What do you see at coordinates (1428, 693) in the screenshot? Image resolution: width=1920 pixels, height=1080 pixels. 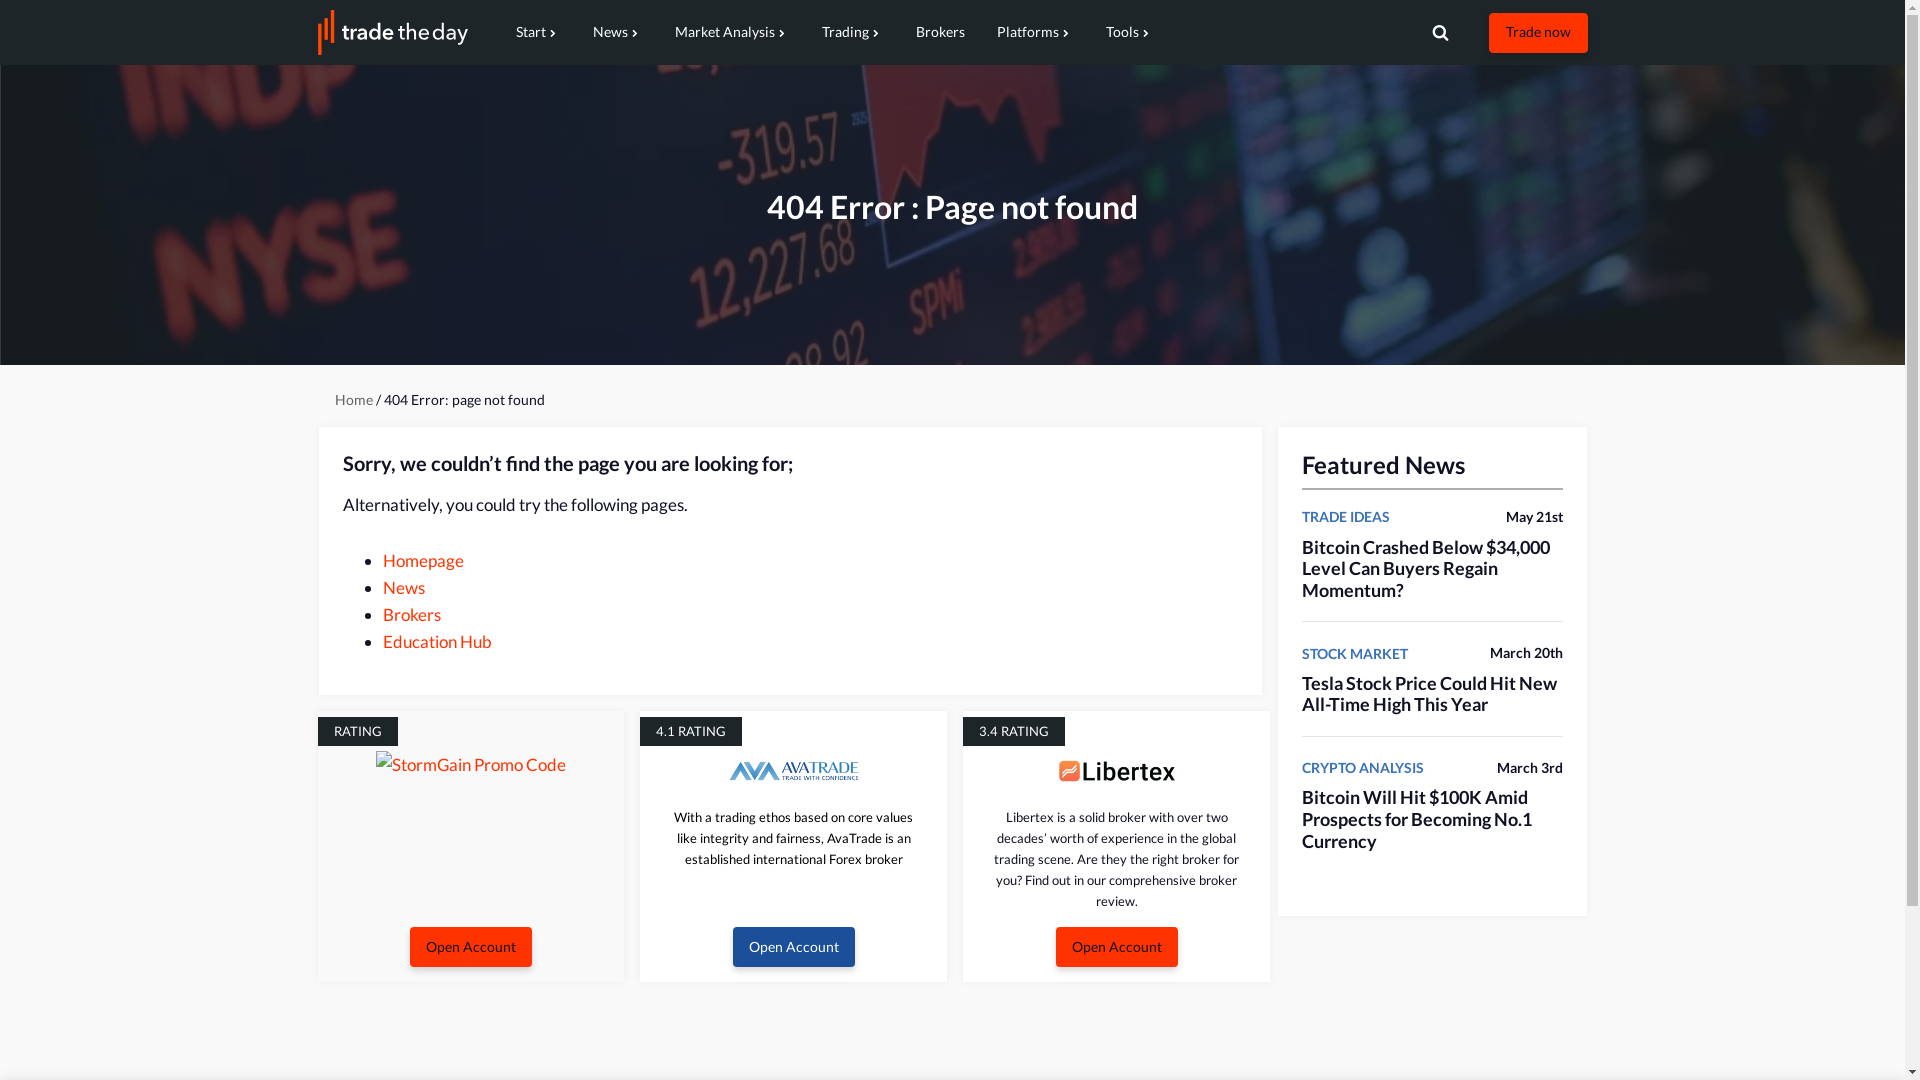 I see `'Tesla Stock Price Could Hit New All-Time High This Year'` at bounding box center [1428, 693].